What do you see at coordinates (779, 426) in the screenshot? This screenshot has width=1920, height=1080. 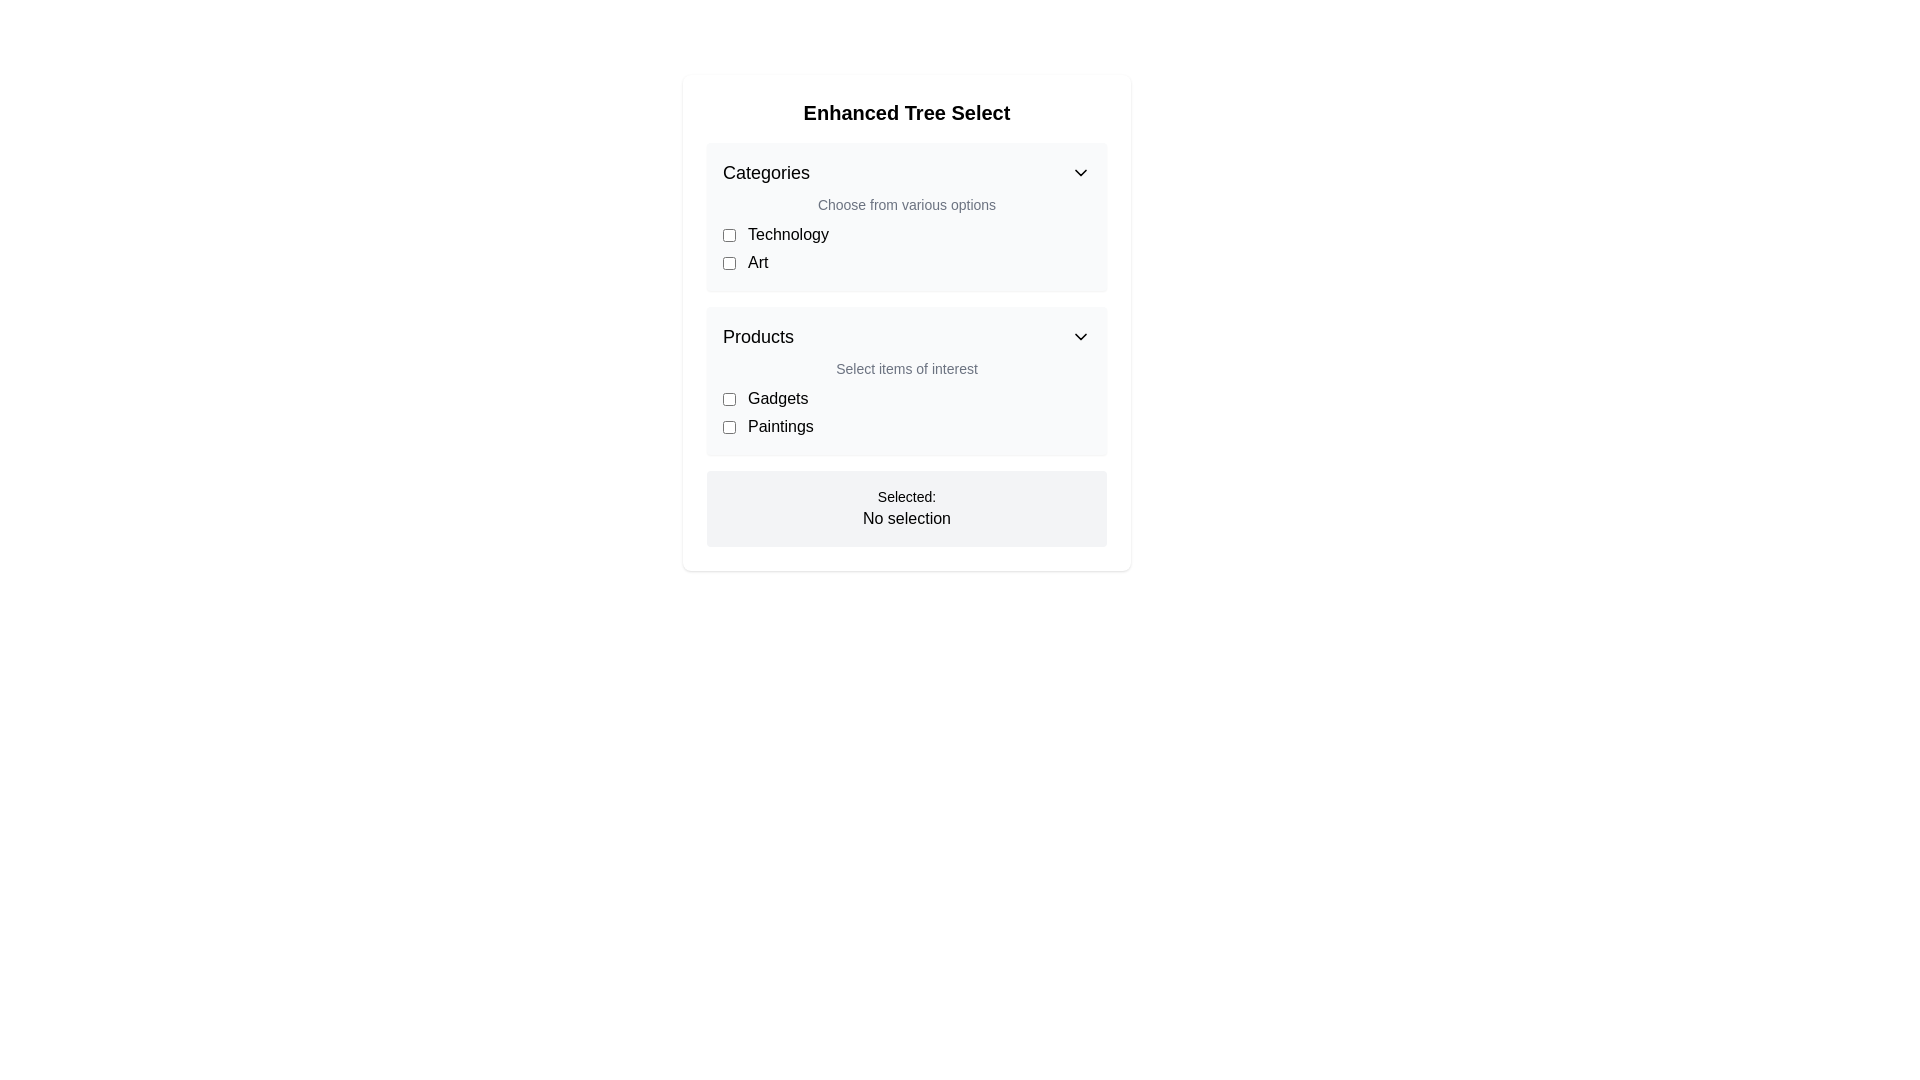 I see `text label 'Paintings' which is located to the right of the checkbox in the 'Products' section of the interface` at bounding box center [779, 426].